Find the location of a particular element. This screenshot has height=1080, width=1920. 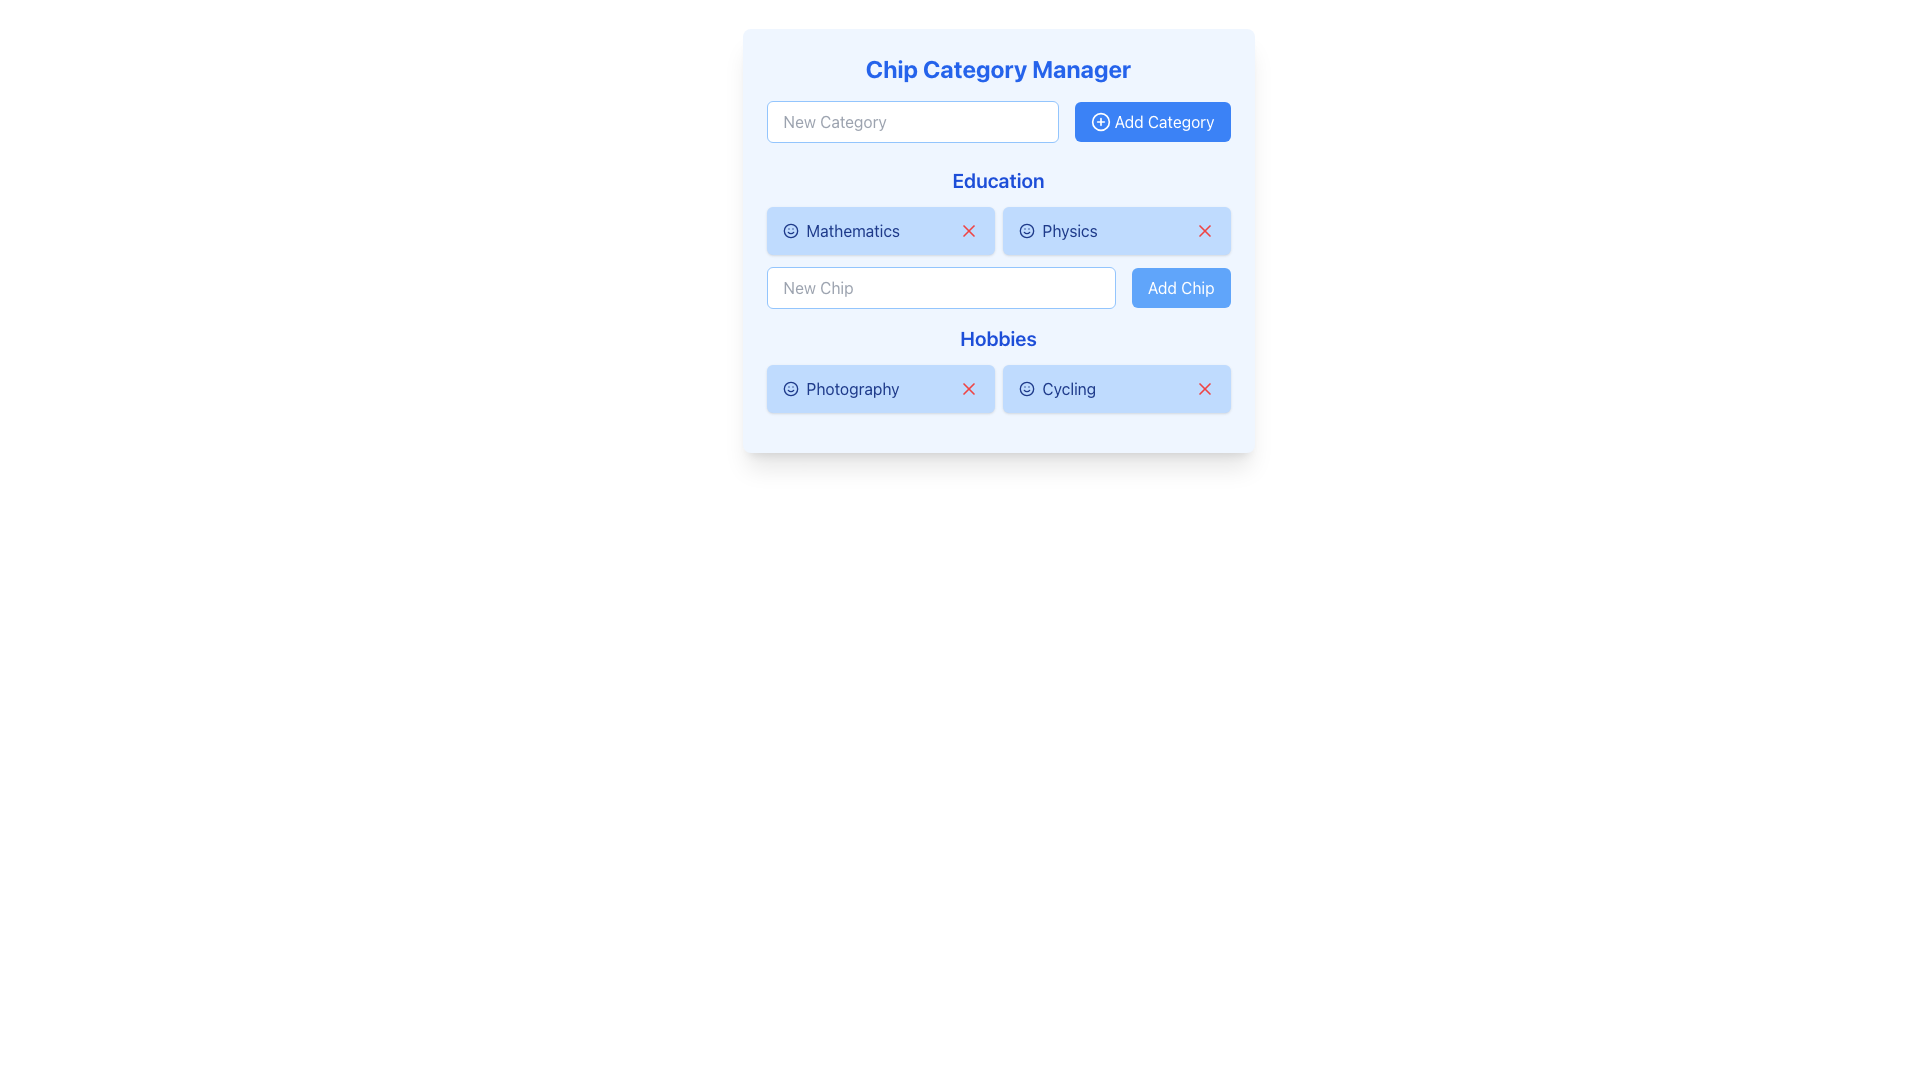

the button that adds a new chip or tag in the 'Education' section to observe its hover effect is located at coordinates (1181, 288).